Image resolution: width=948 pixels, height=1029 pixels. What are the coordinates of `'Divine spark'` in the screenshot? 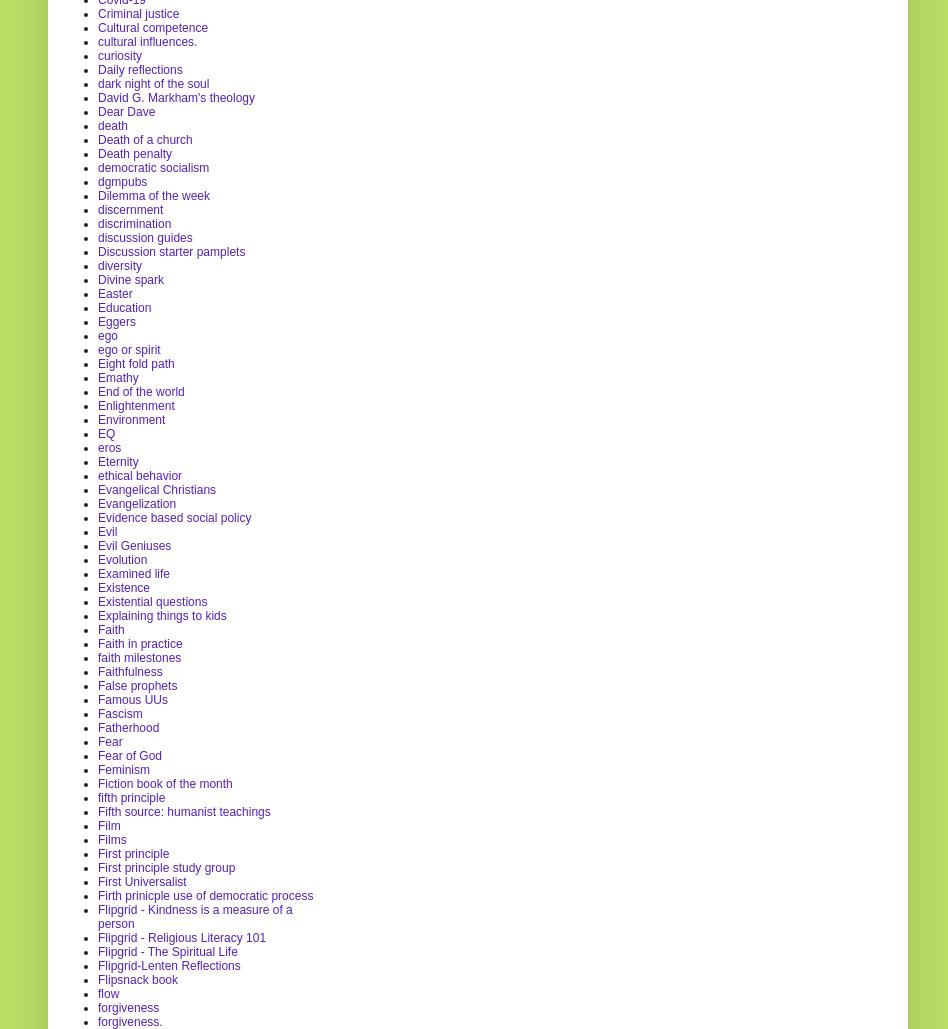 It's located at (130, 277).